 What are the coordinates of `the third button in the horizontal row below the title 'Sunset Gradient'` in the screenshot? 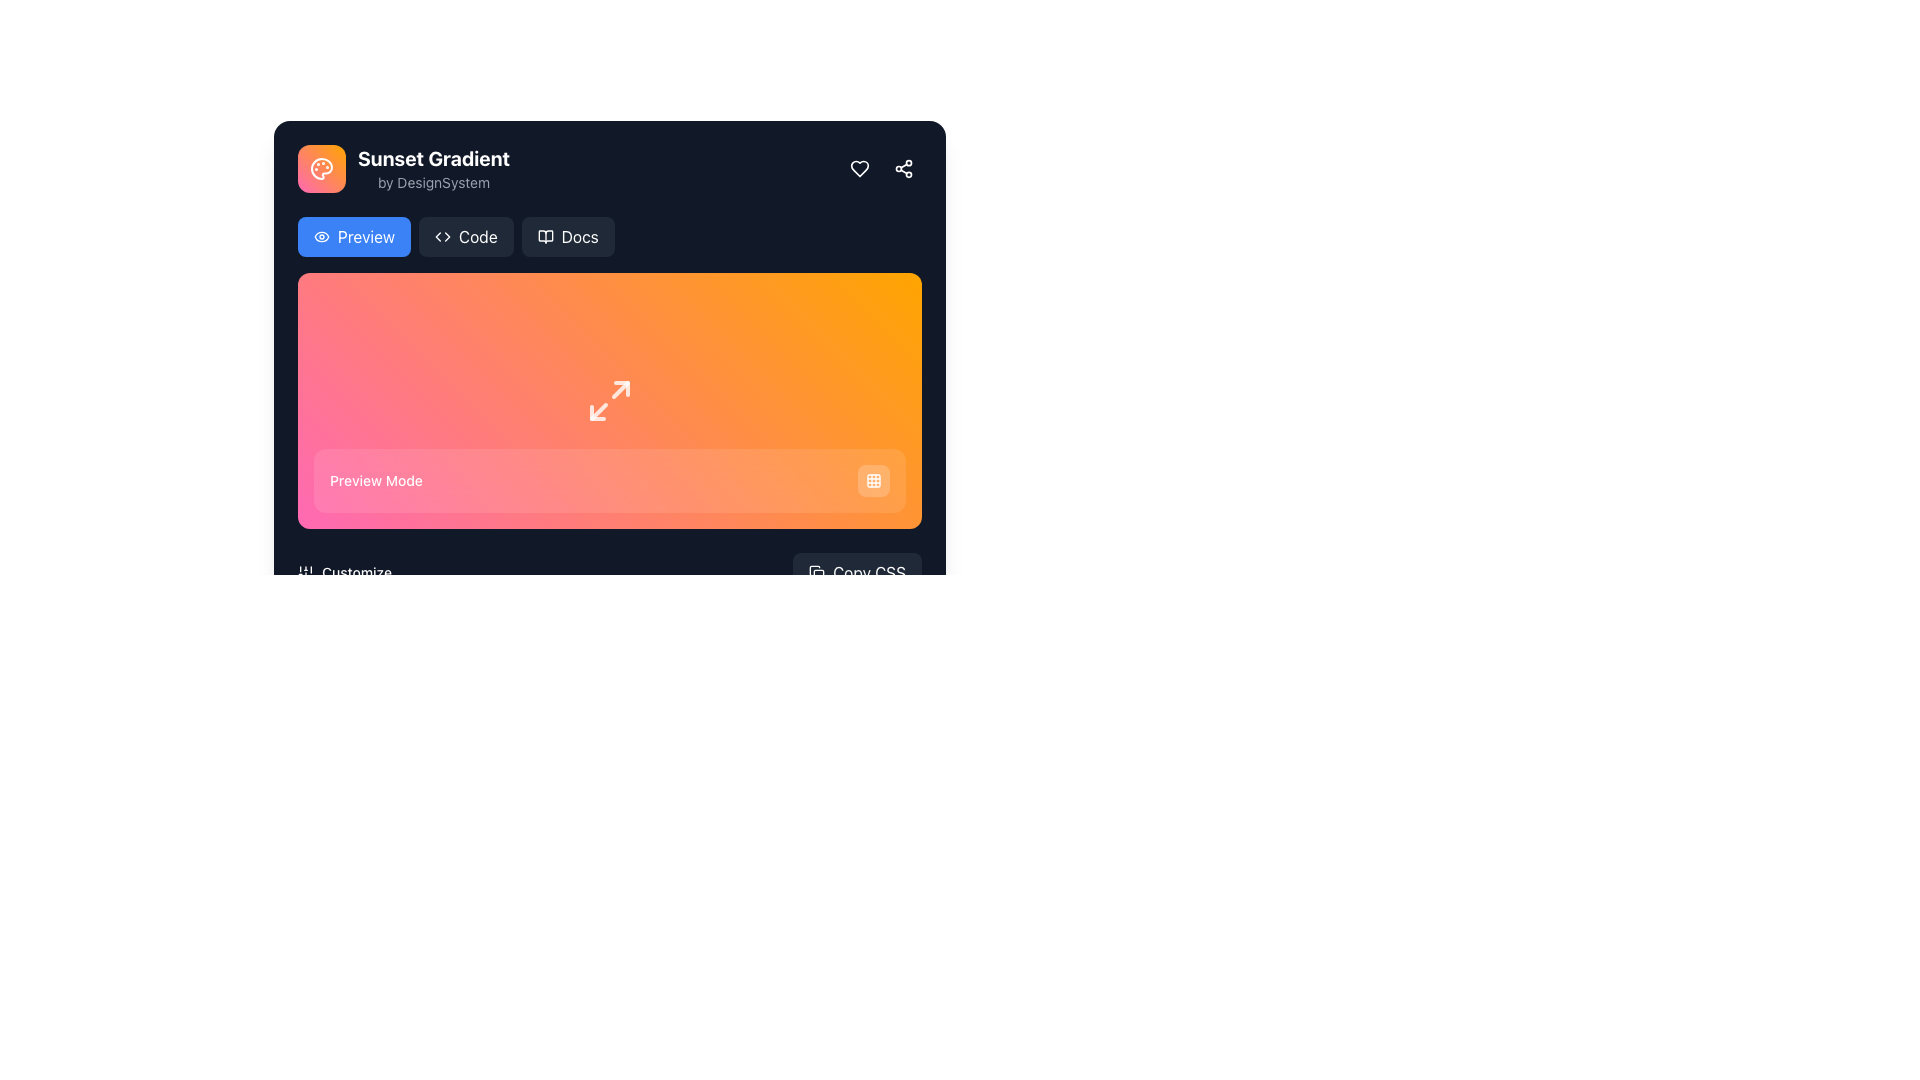 It's located at (567, 235).